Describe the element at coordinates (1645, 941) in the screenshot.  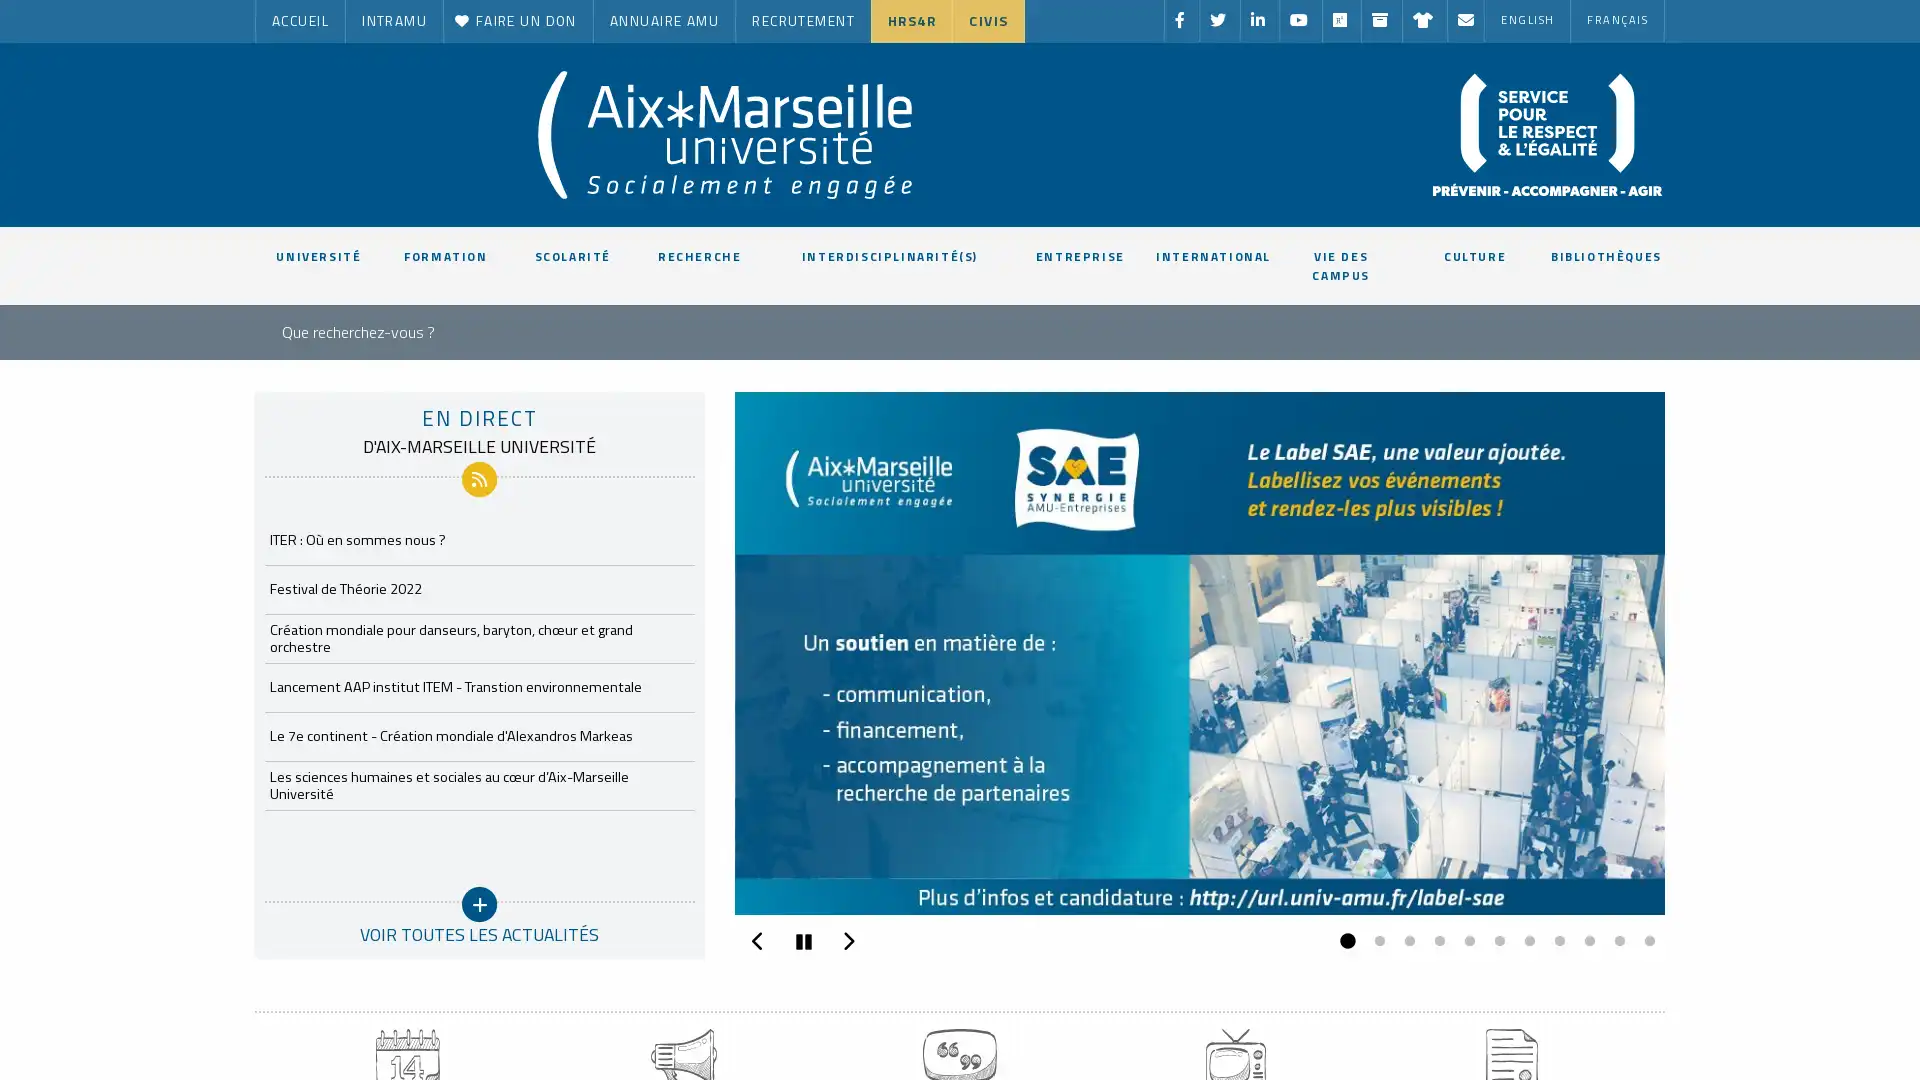
I see `Go to slide 11` at that location.